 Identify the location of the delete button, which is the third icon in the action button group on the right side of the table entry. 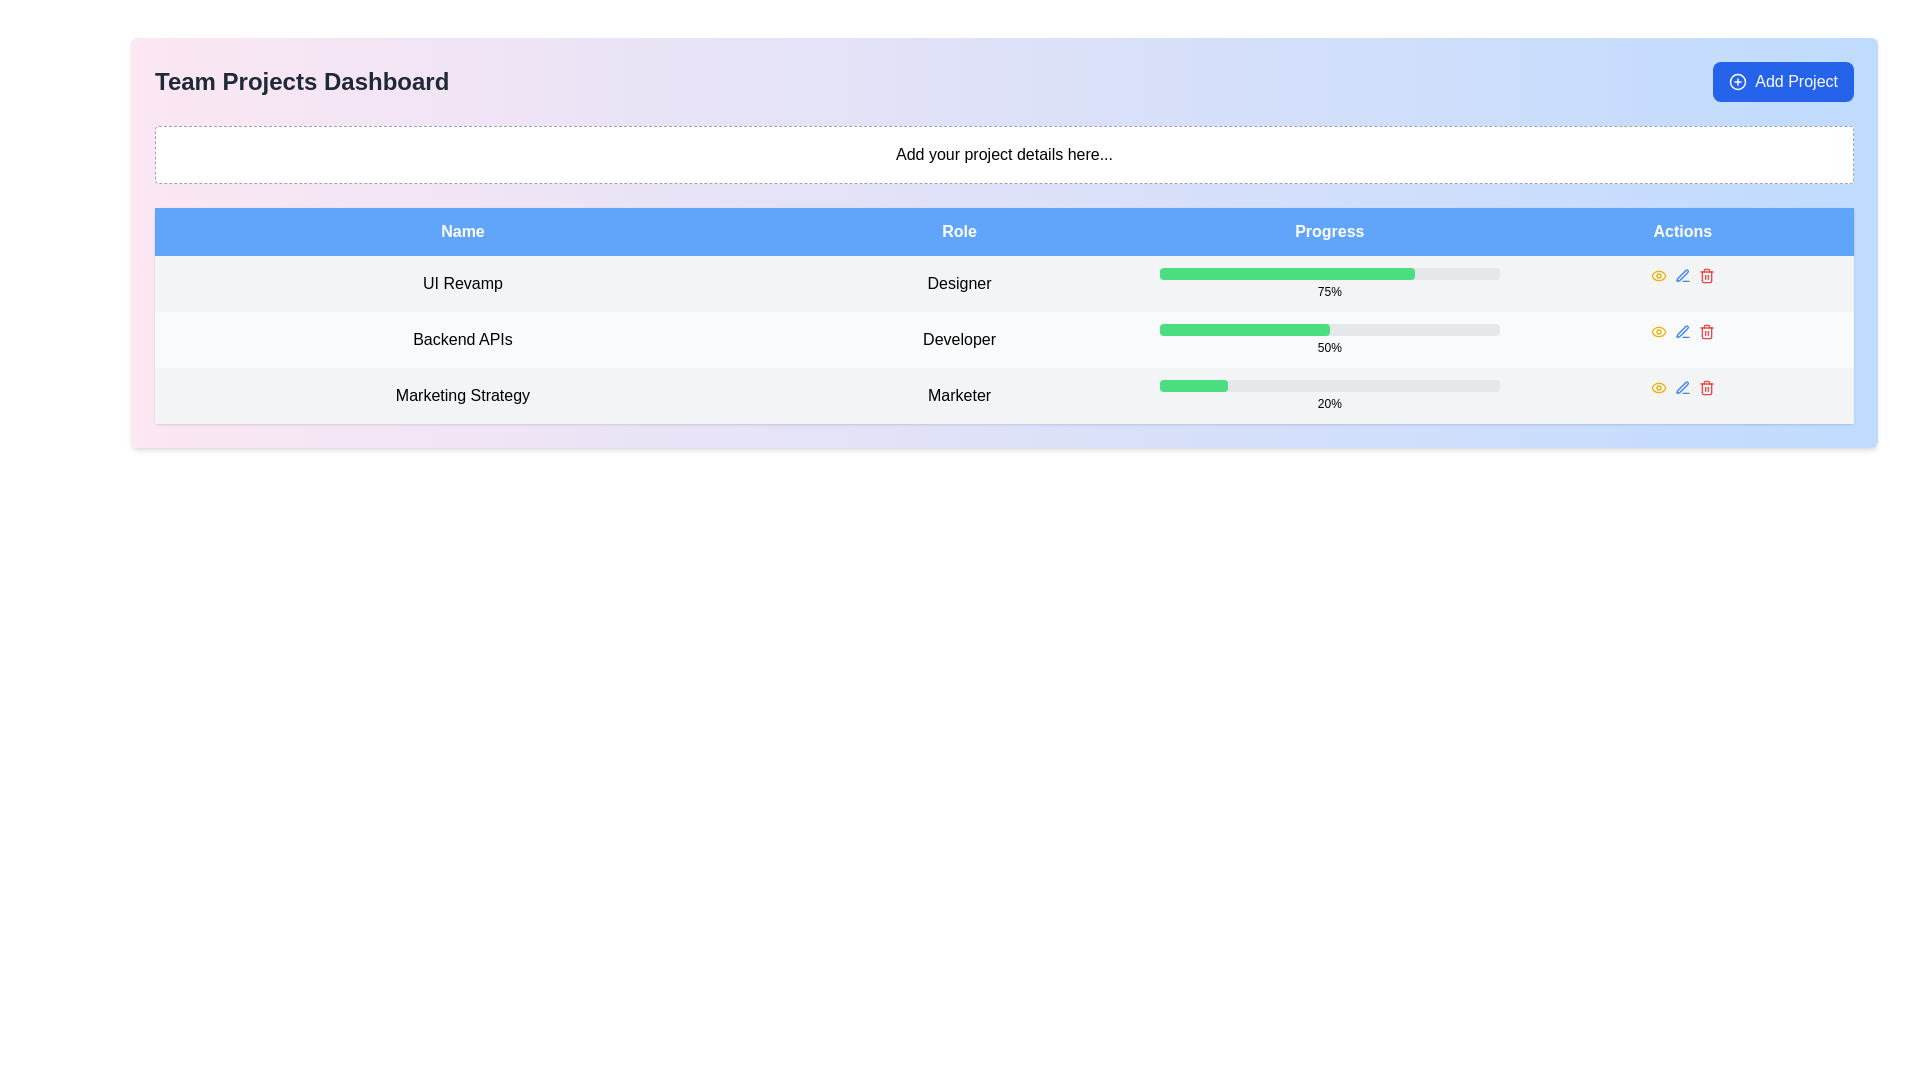
(1705, 388).